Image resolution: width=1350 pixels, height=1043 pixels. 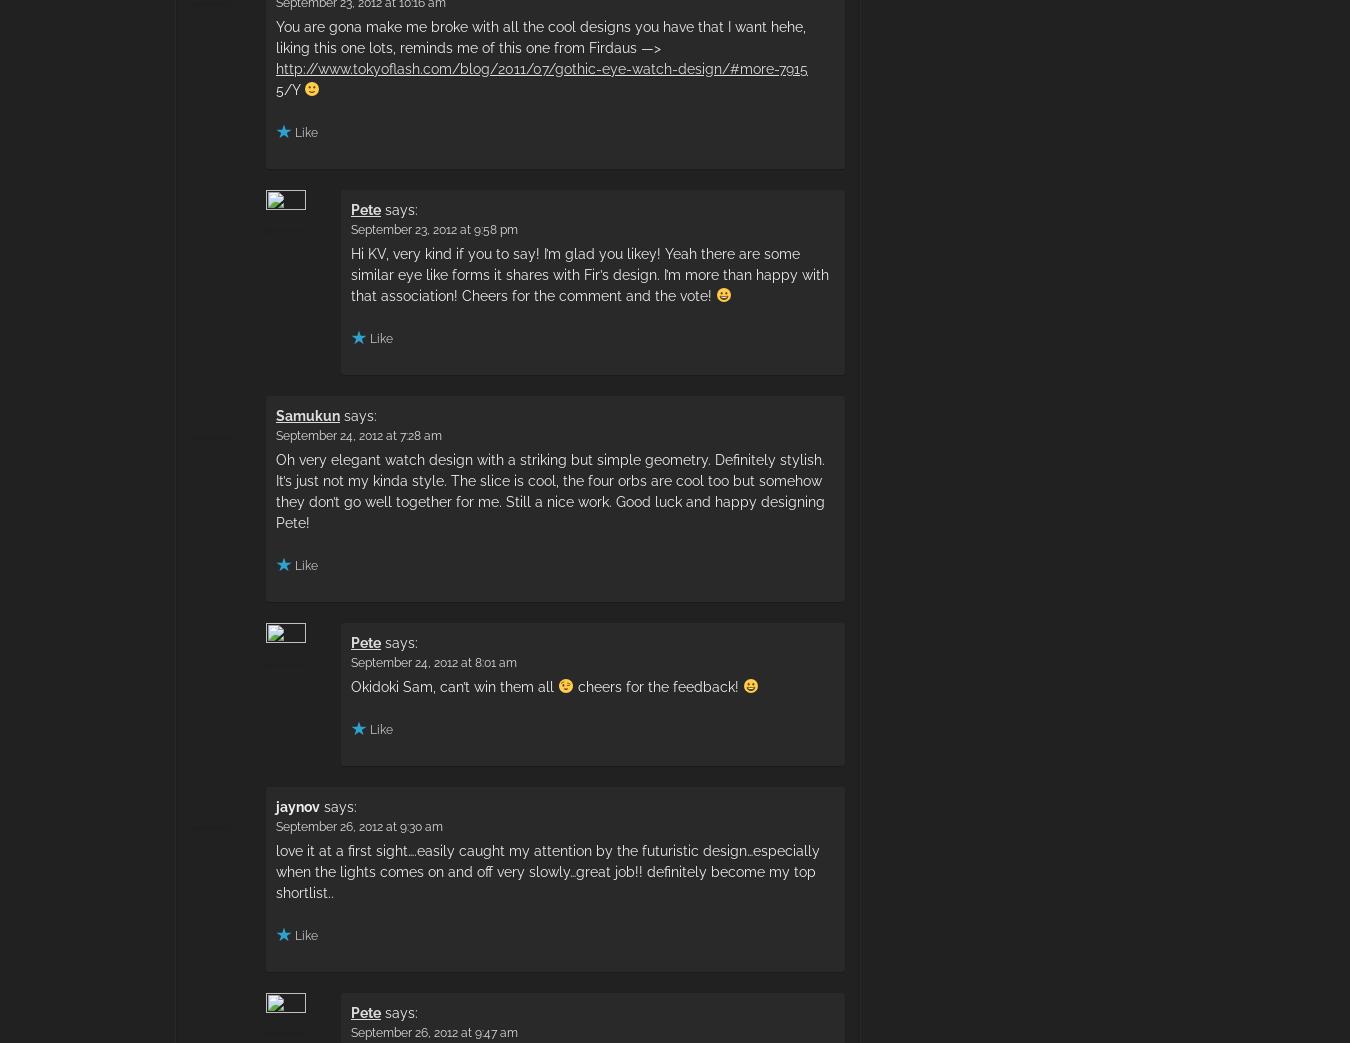 I want to click on 'http://www.tokyoflash.com/blog/2011/07/gothic-eye-watch-design/#more-7915', so click(x=541, y=67).